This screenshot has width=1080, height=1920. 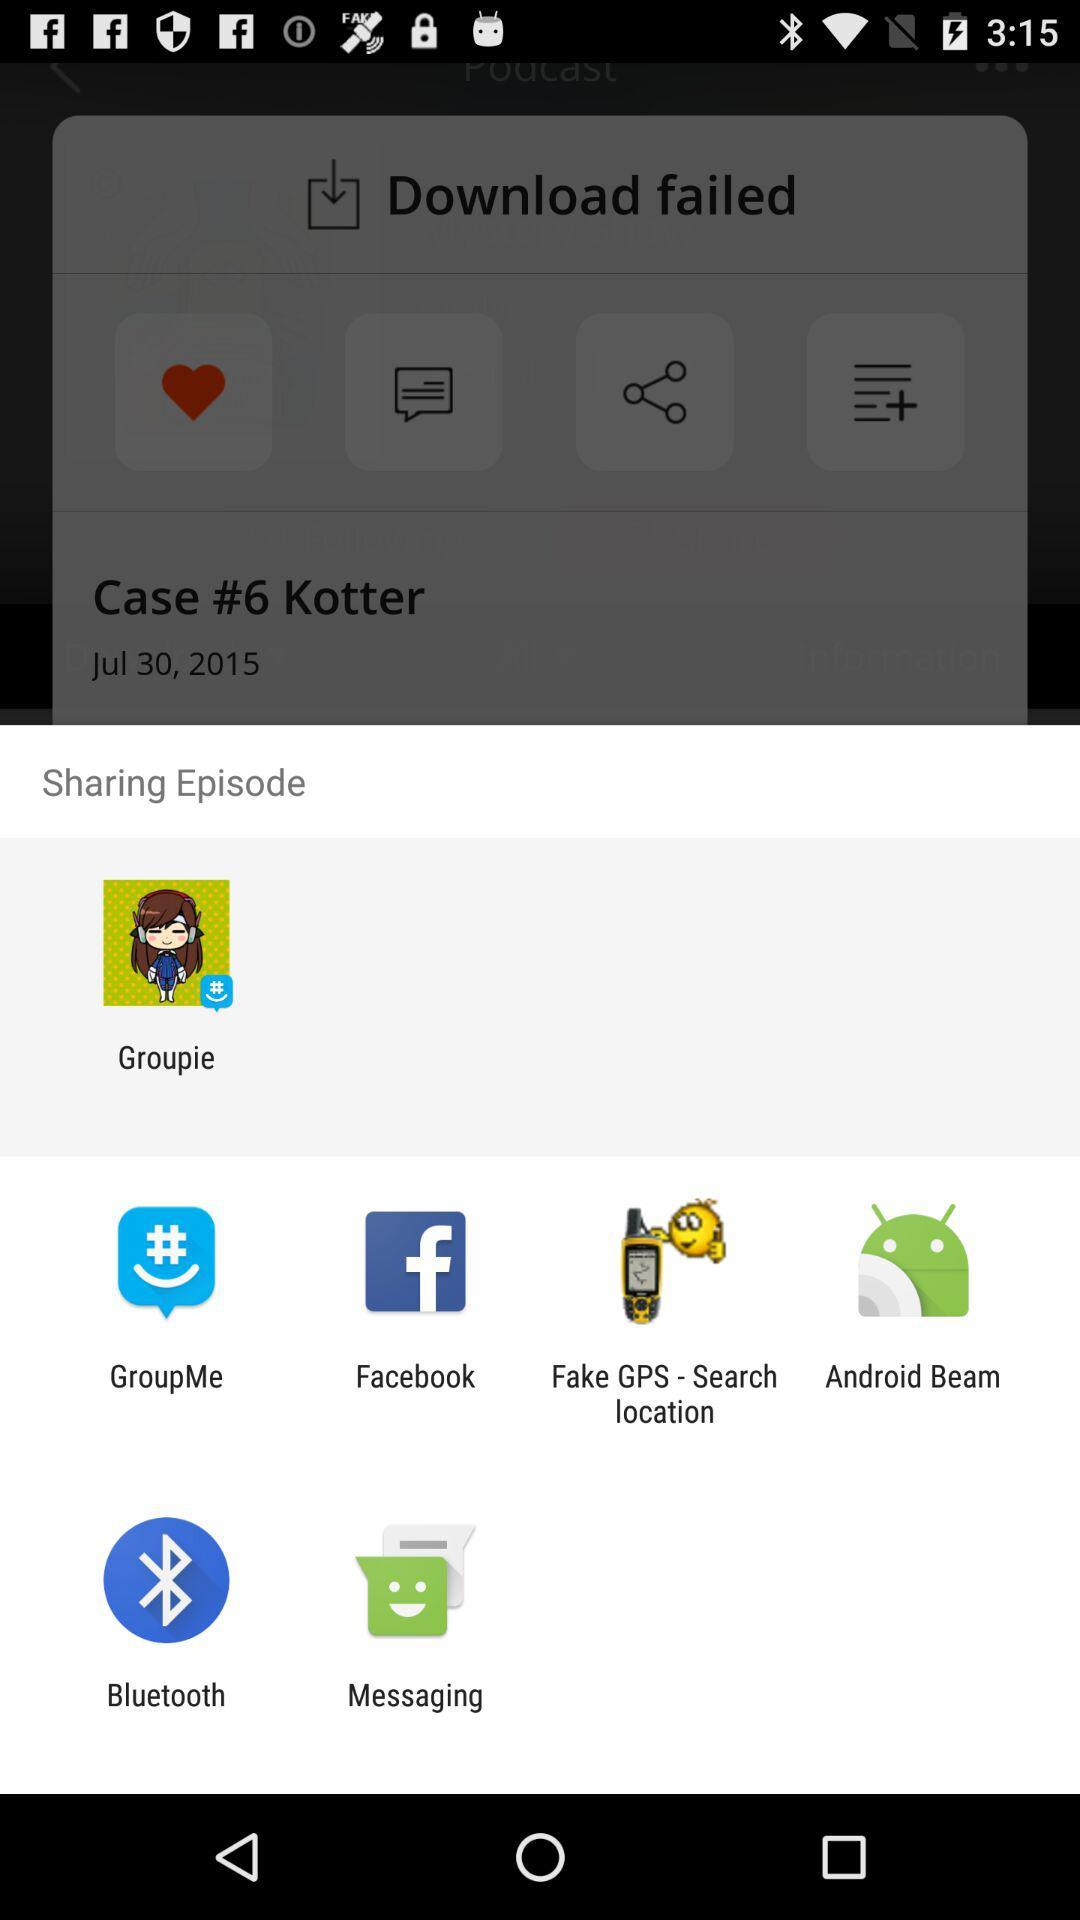 I want to click on the messaging item, so click(x=414, y=1711).